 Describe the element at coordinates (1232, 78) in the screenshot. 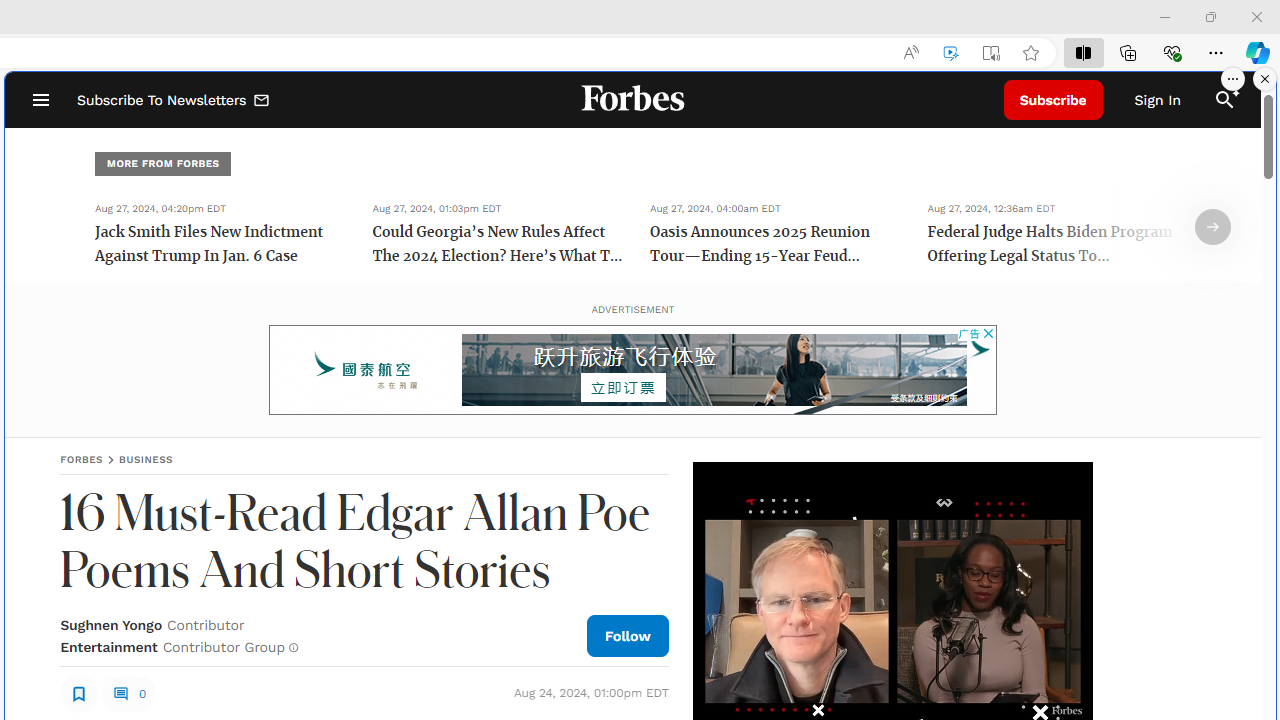

I see `'More options.'` at that location.